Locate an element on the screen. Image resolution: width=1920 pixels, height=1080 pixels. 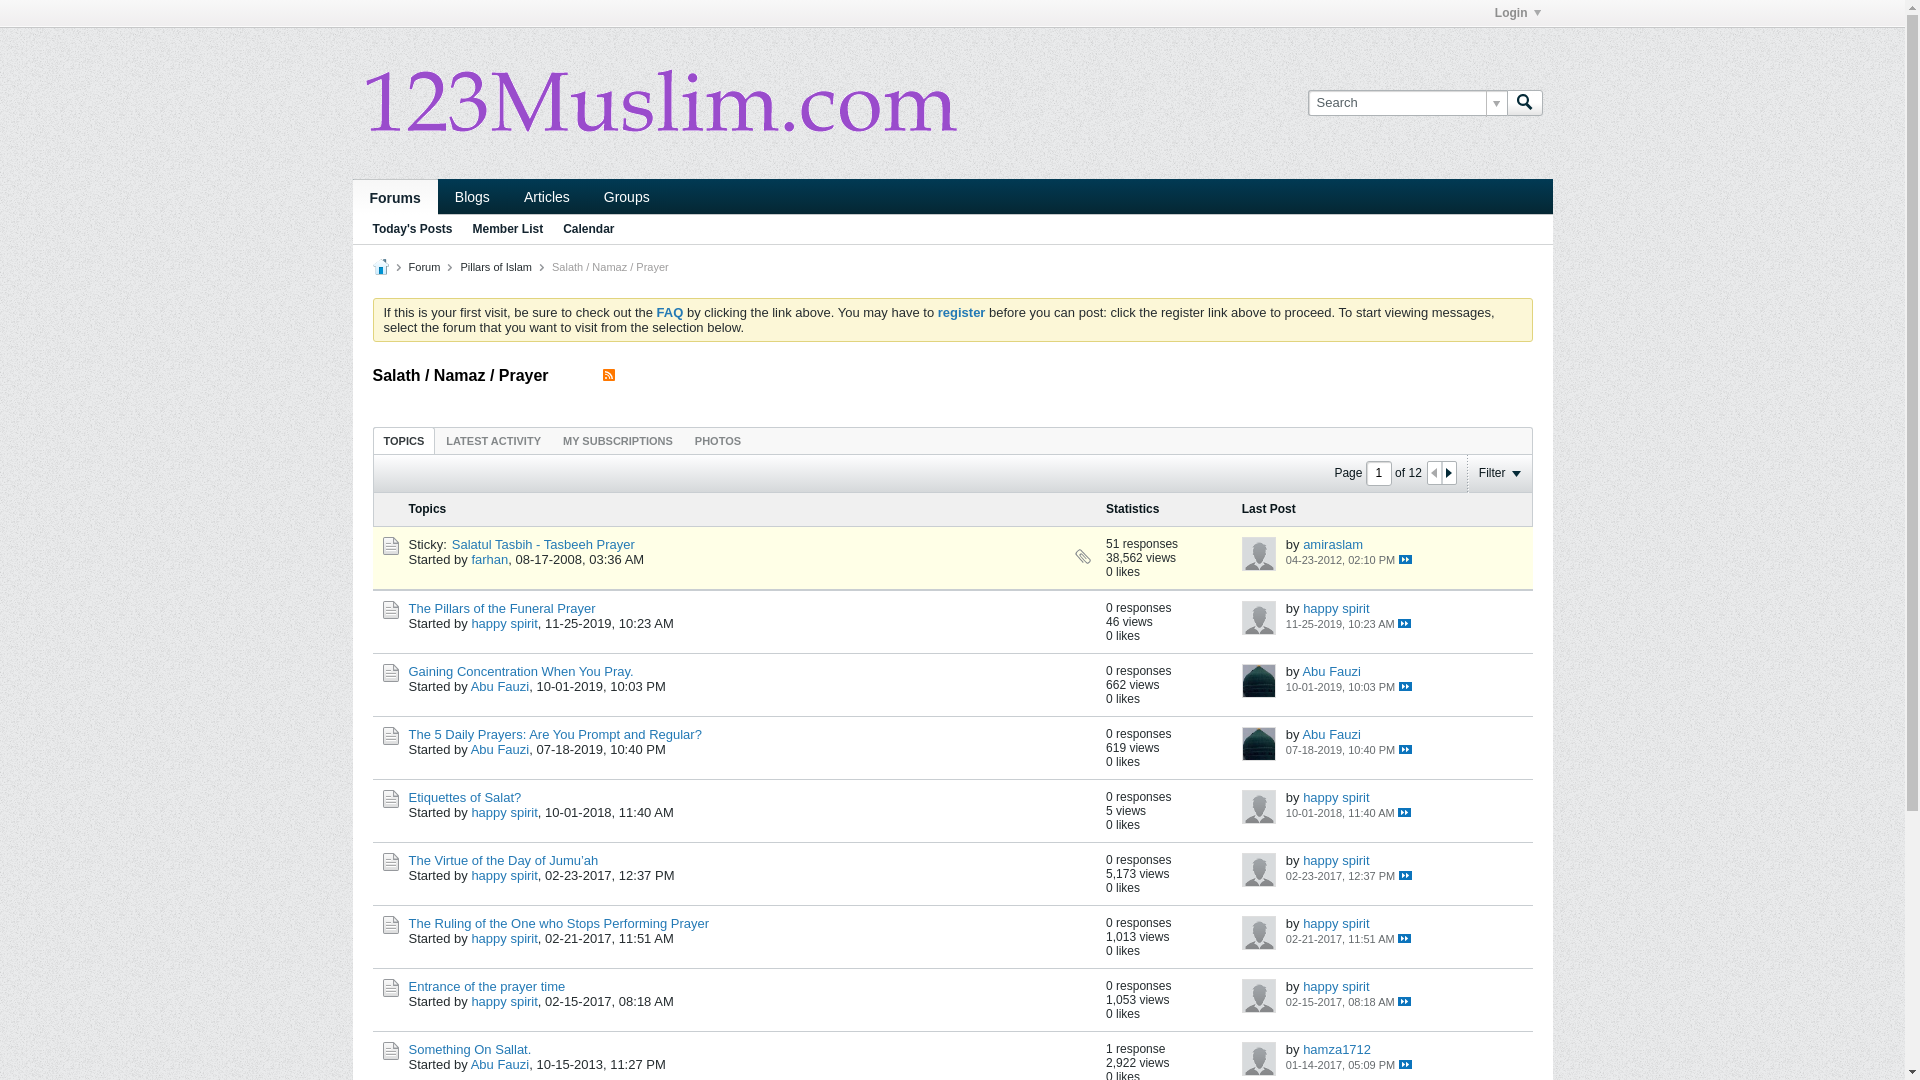
'farhan' is located at coordinates (489, 559).